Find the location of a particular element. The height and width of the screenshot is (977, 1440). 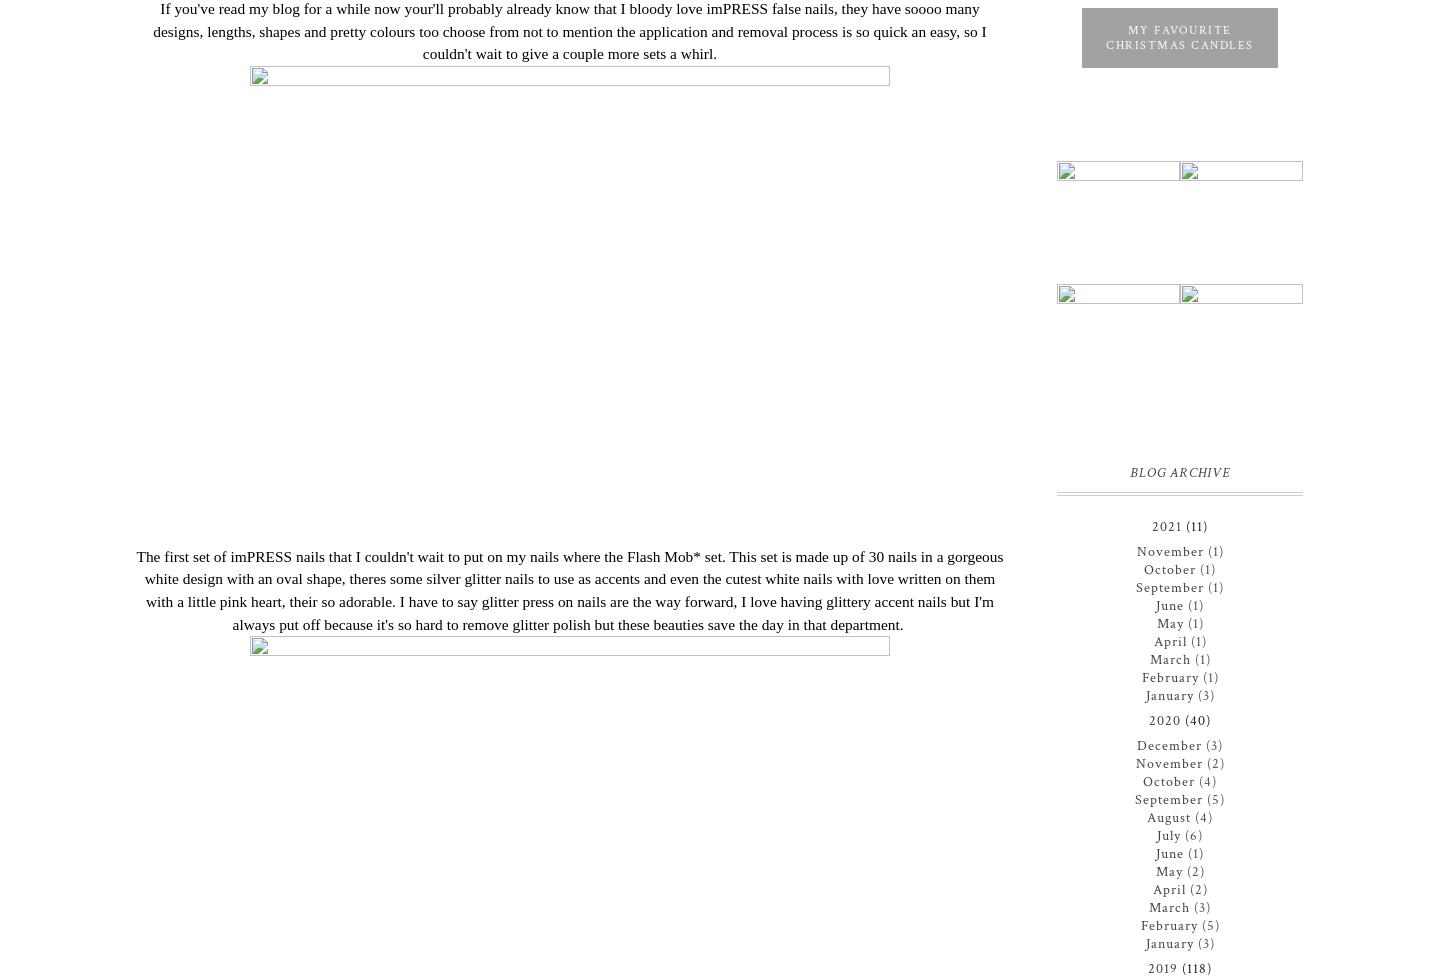

'This set is made up of 30 nails in a' is located at coordinates (837, 554).